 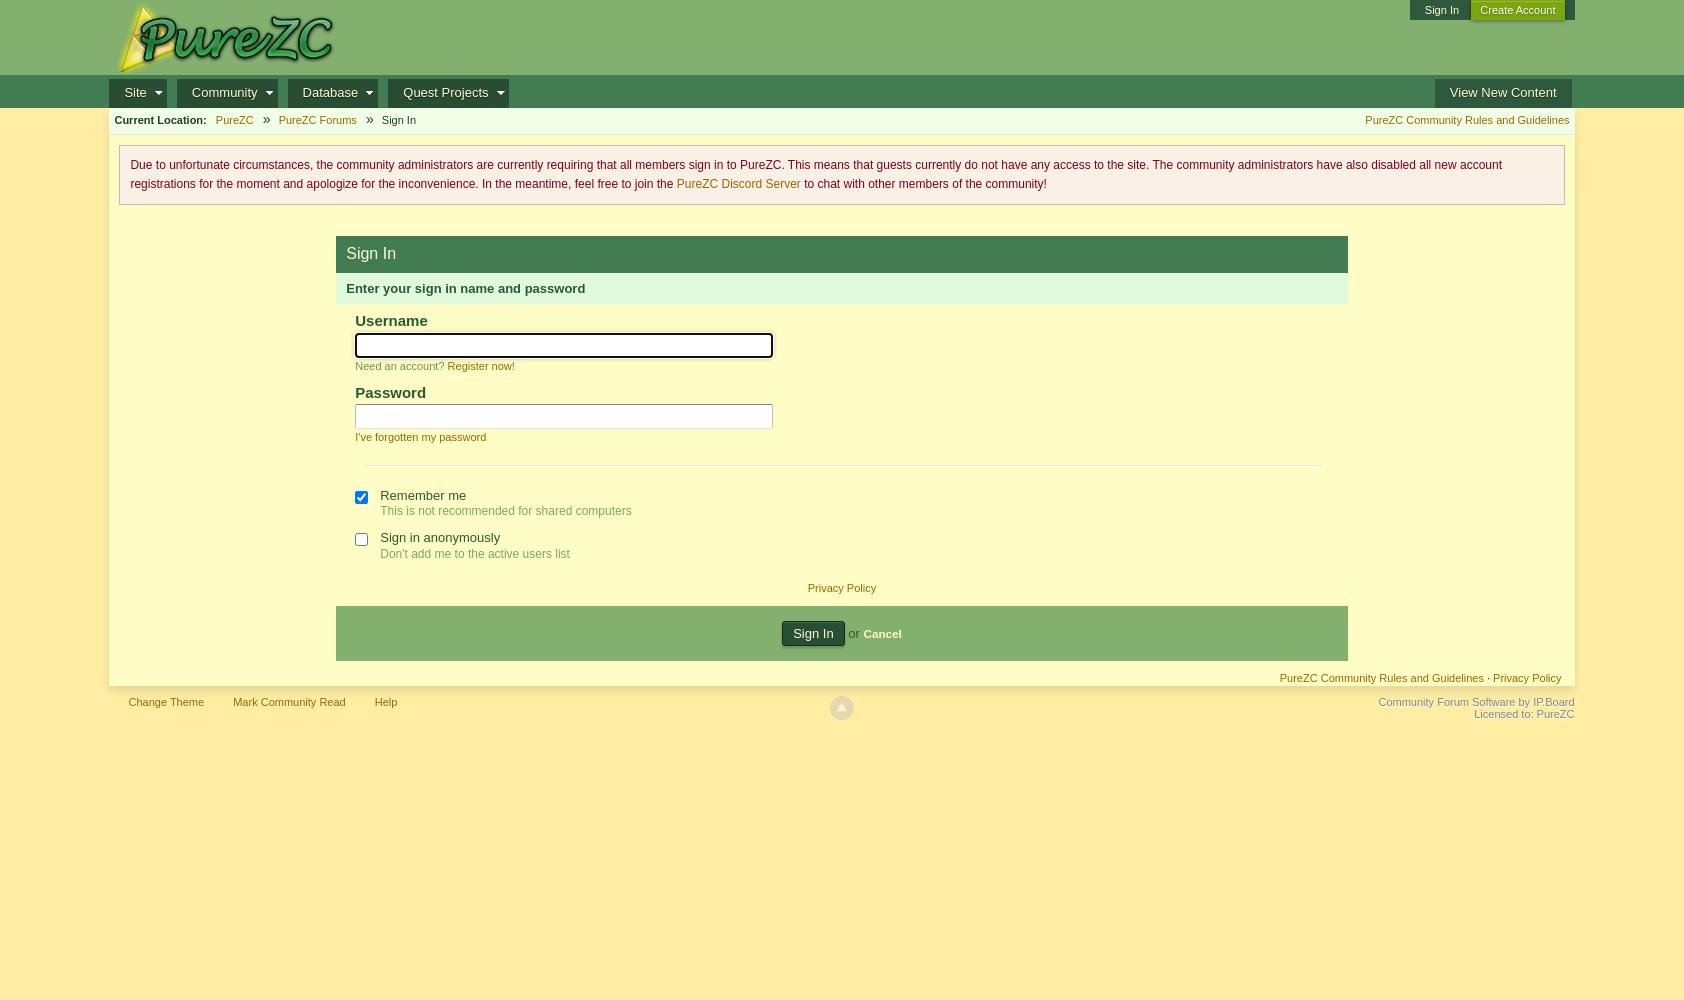 I want to click on 'Sign in anonymously', so click(x=439, y=536).